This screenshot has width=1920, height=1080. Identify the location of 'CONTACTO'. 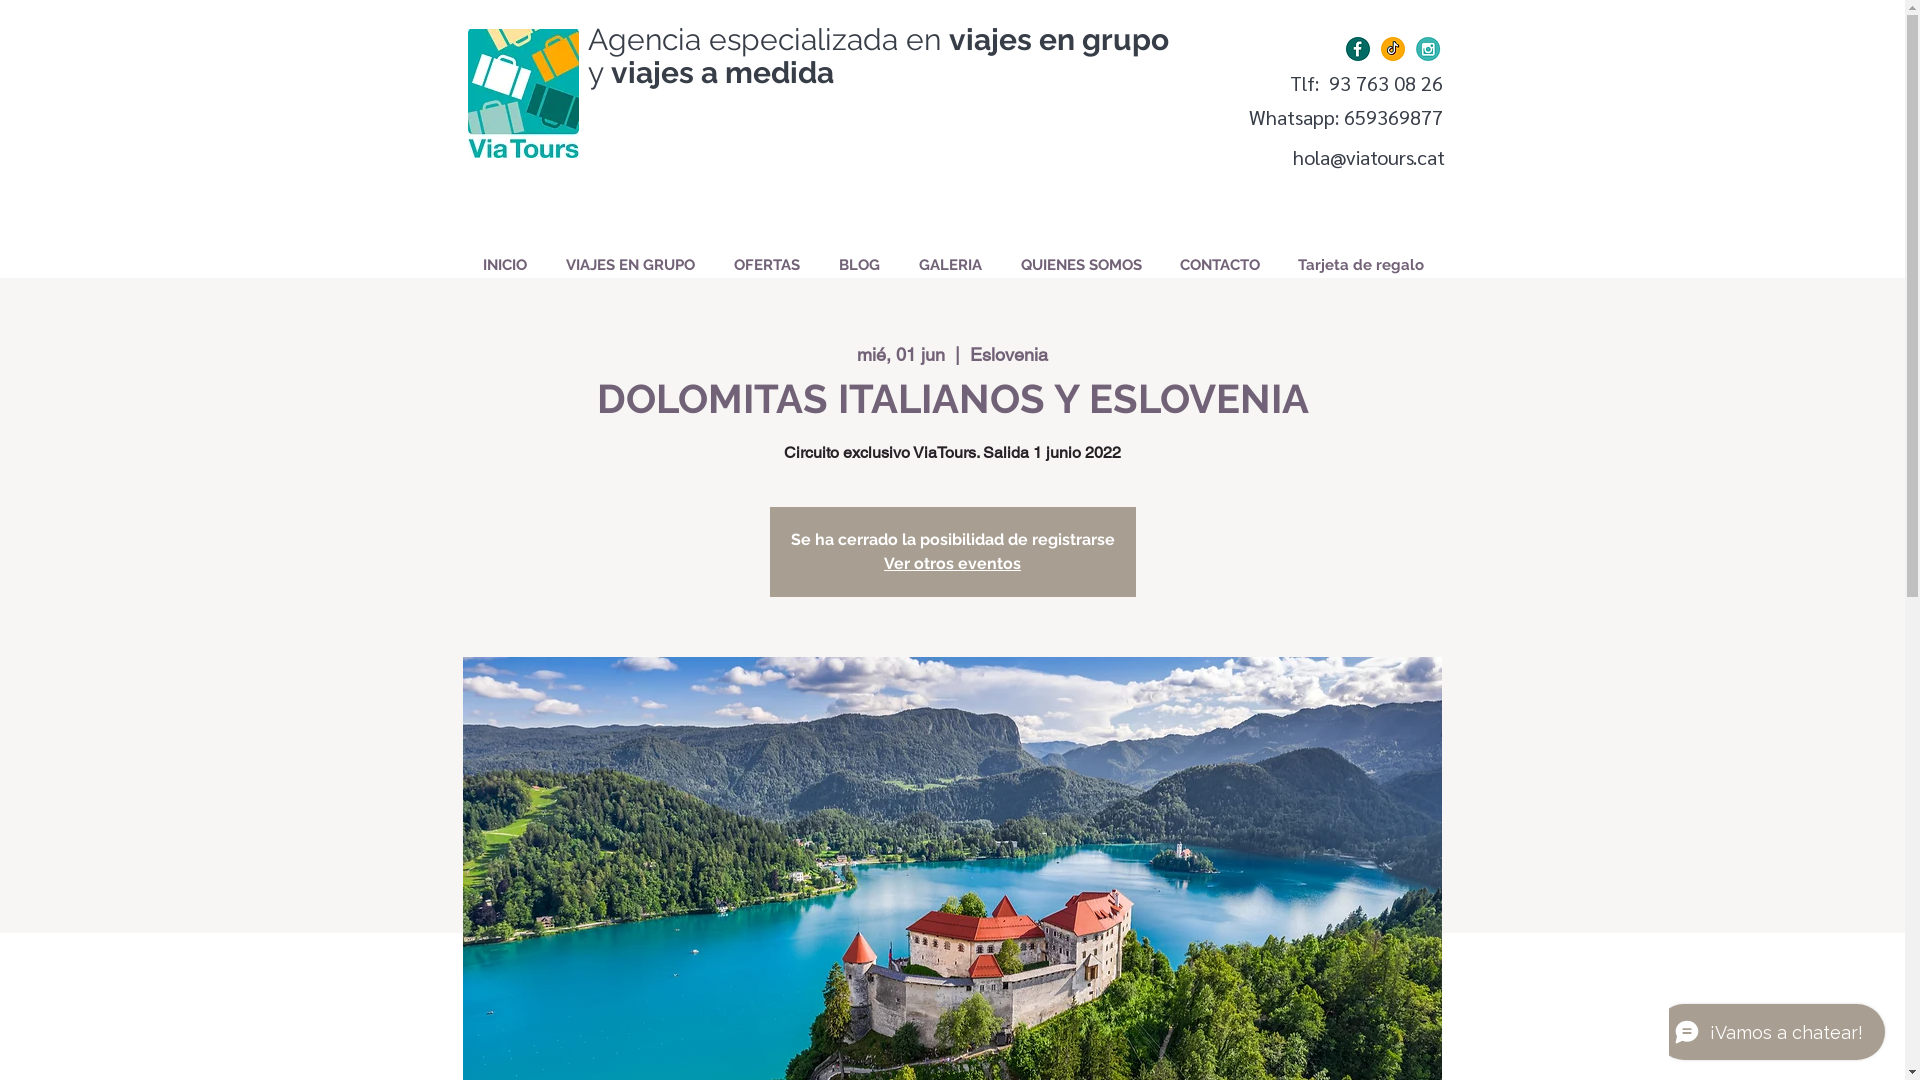
(1218, 264).